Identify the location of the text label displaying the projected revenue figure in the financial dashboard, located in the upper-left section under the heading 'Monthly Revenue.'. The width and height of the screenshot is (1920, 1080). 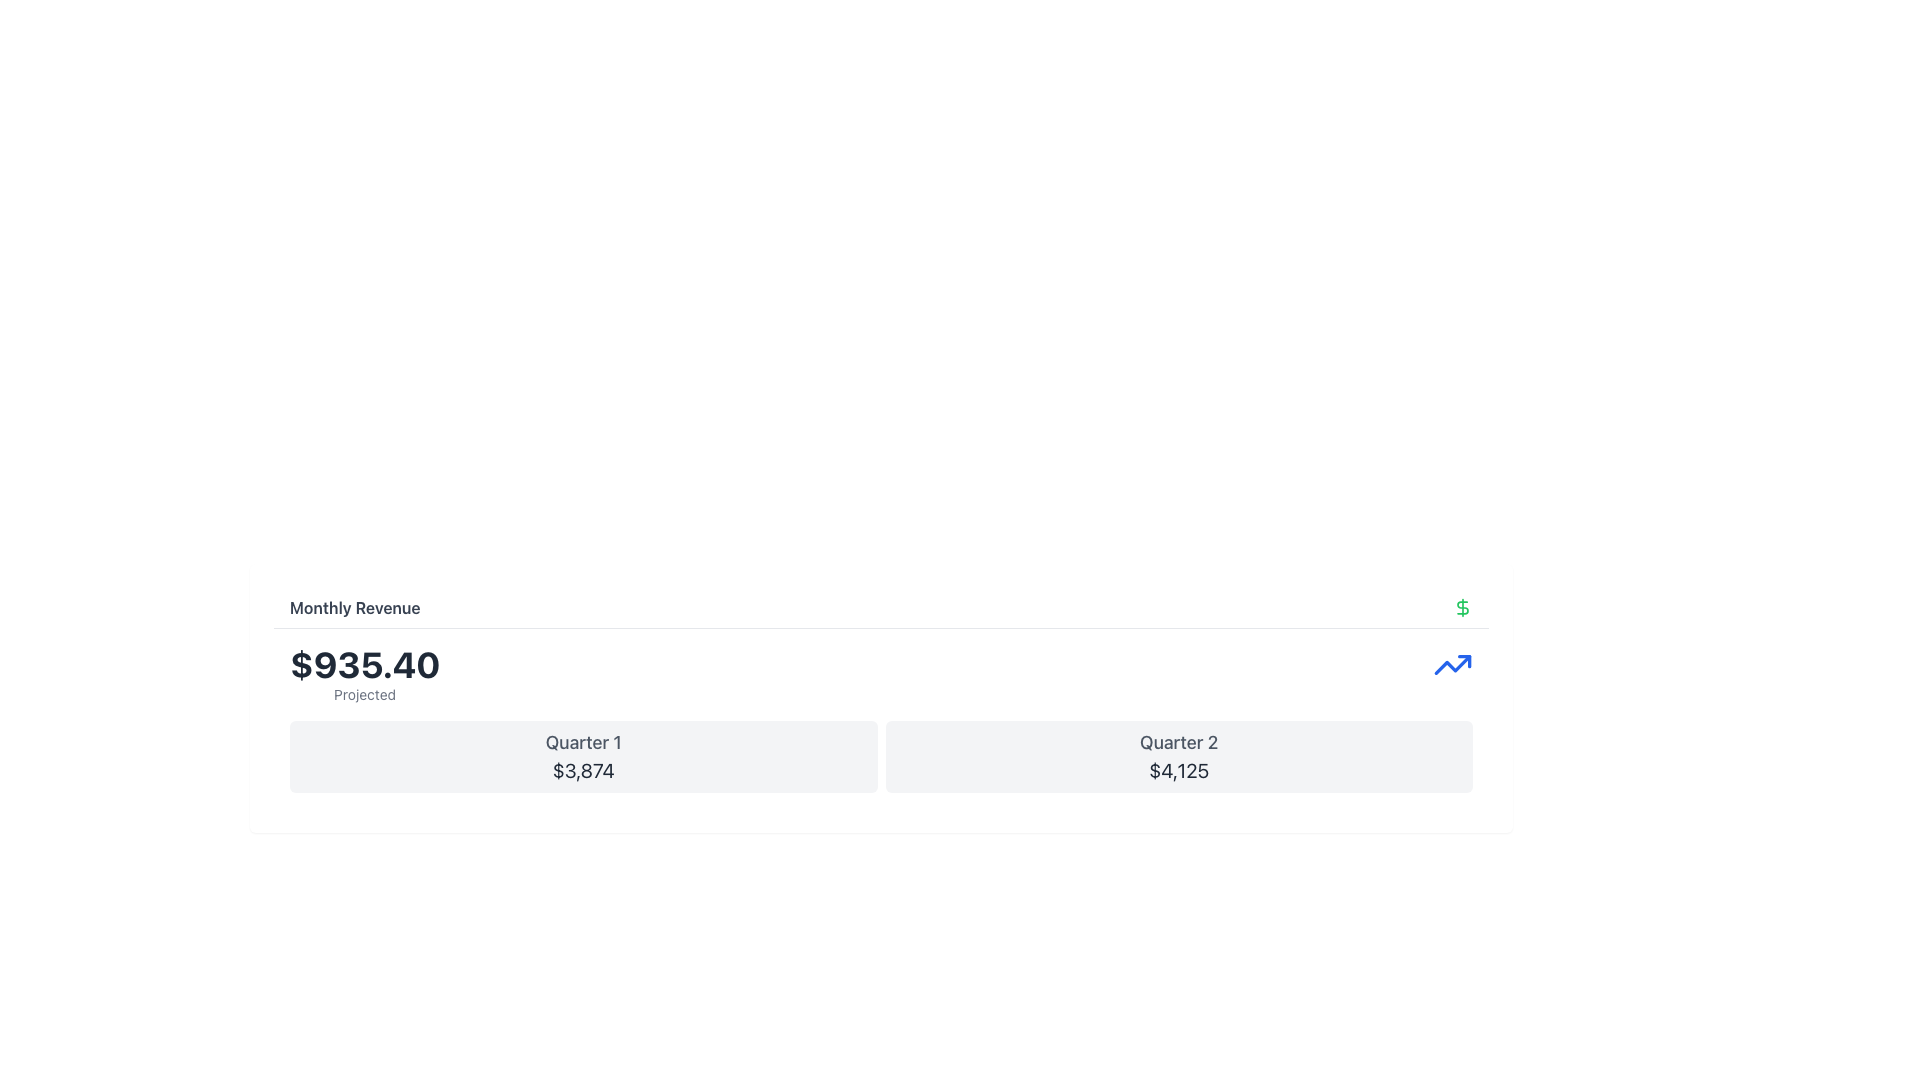
(365, 675).